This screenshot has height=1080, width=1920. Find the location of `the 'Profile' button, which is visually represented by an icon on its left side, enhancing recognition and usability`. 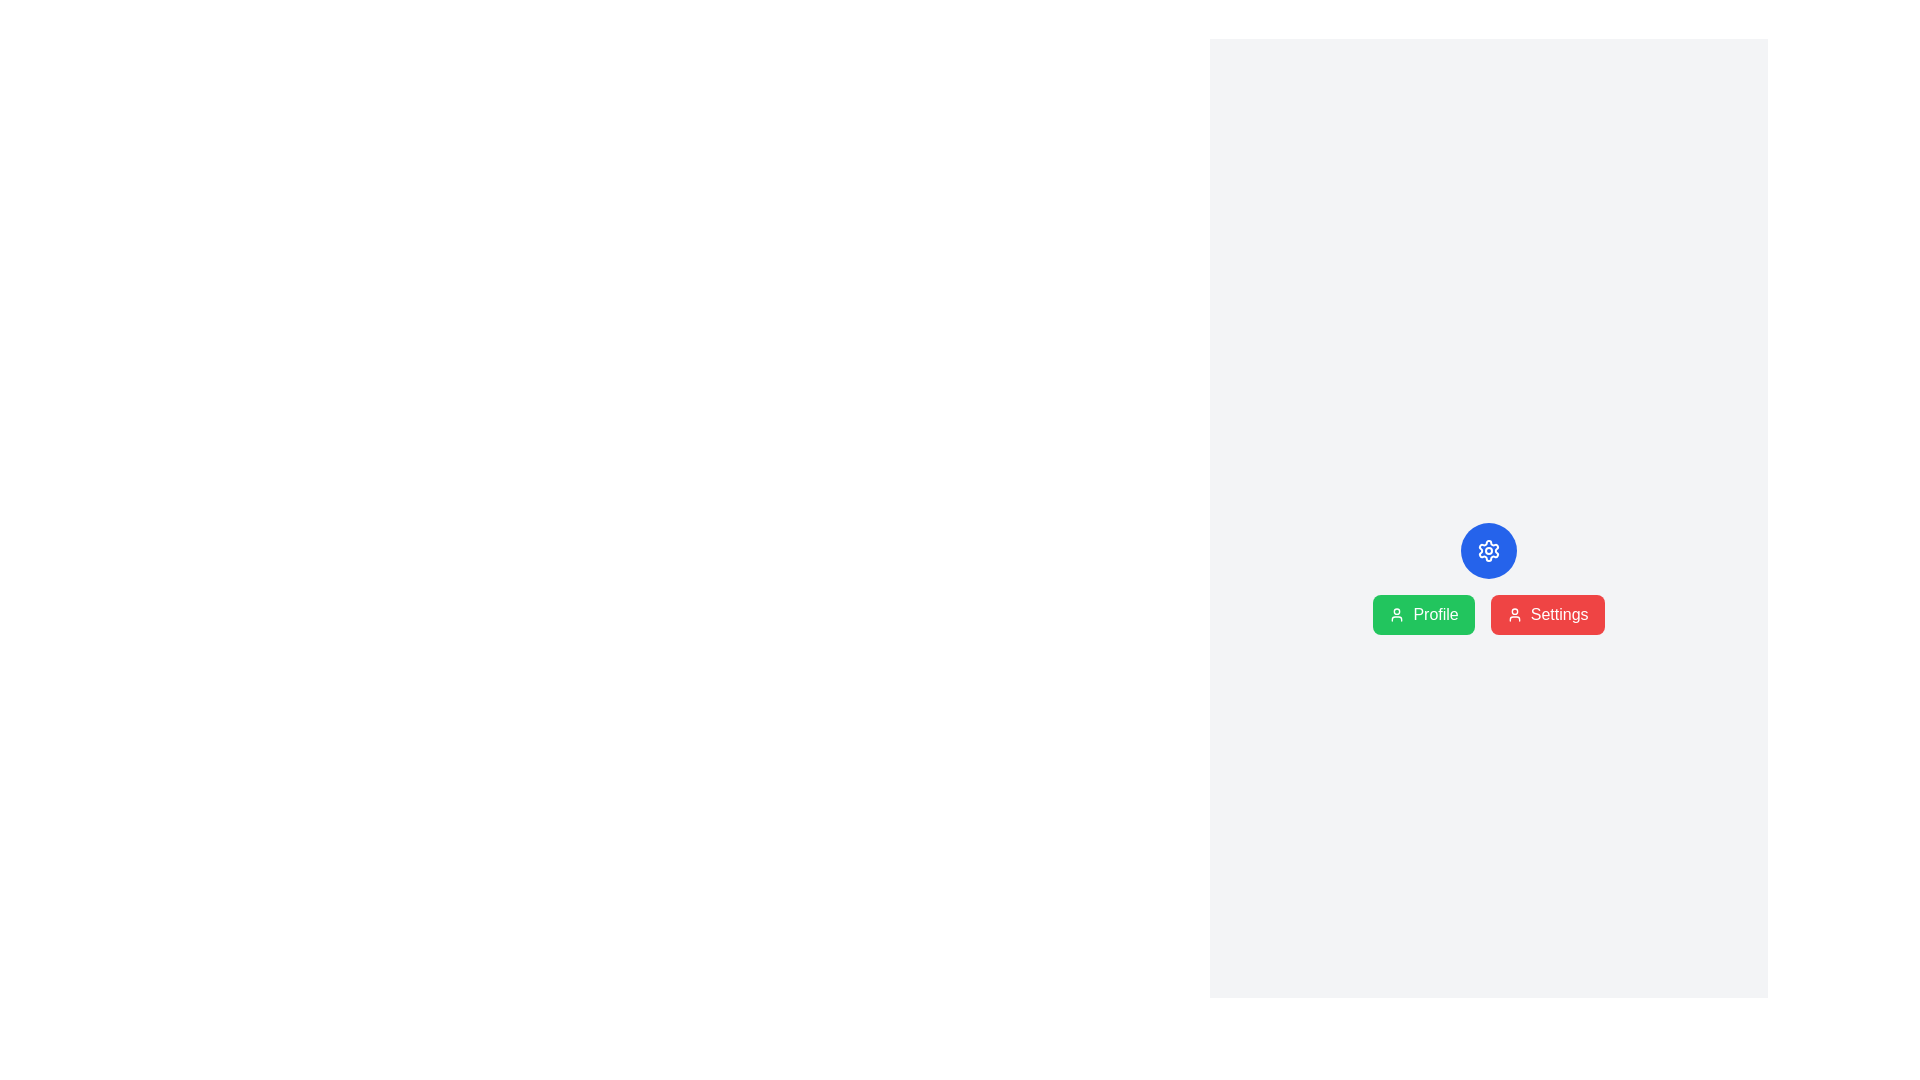

the 'Profile' button, which is visually represented by an icon on its left side, enhancing recognition and usability is located at coordinates (1396, 613).